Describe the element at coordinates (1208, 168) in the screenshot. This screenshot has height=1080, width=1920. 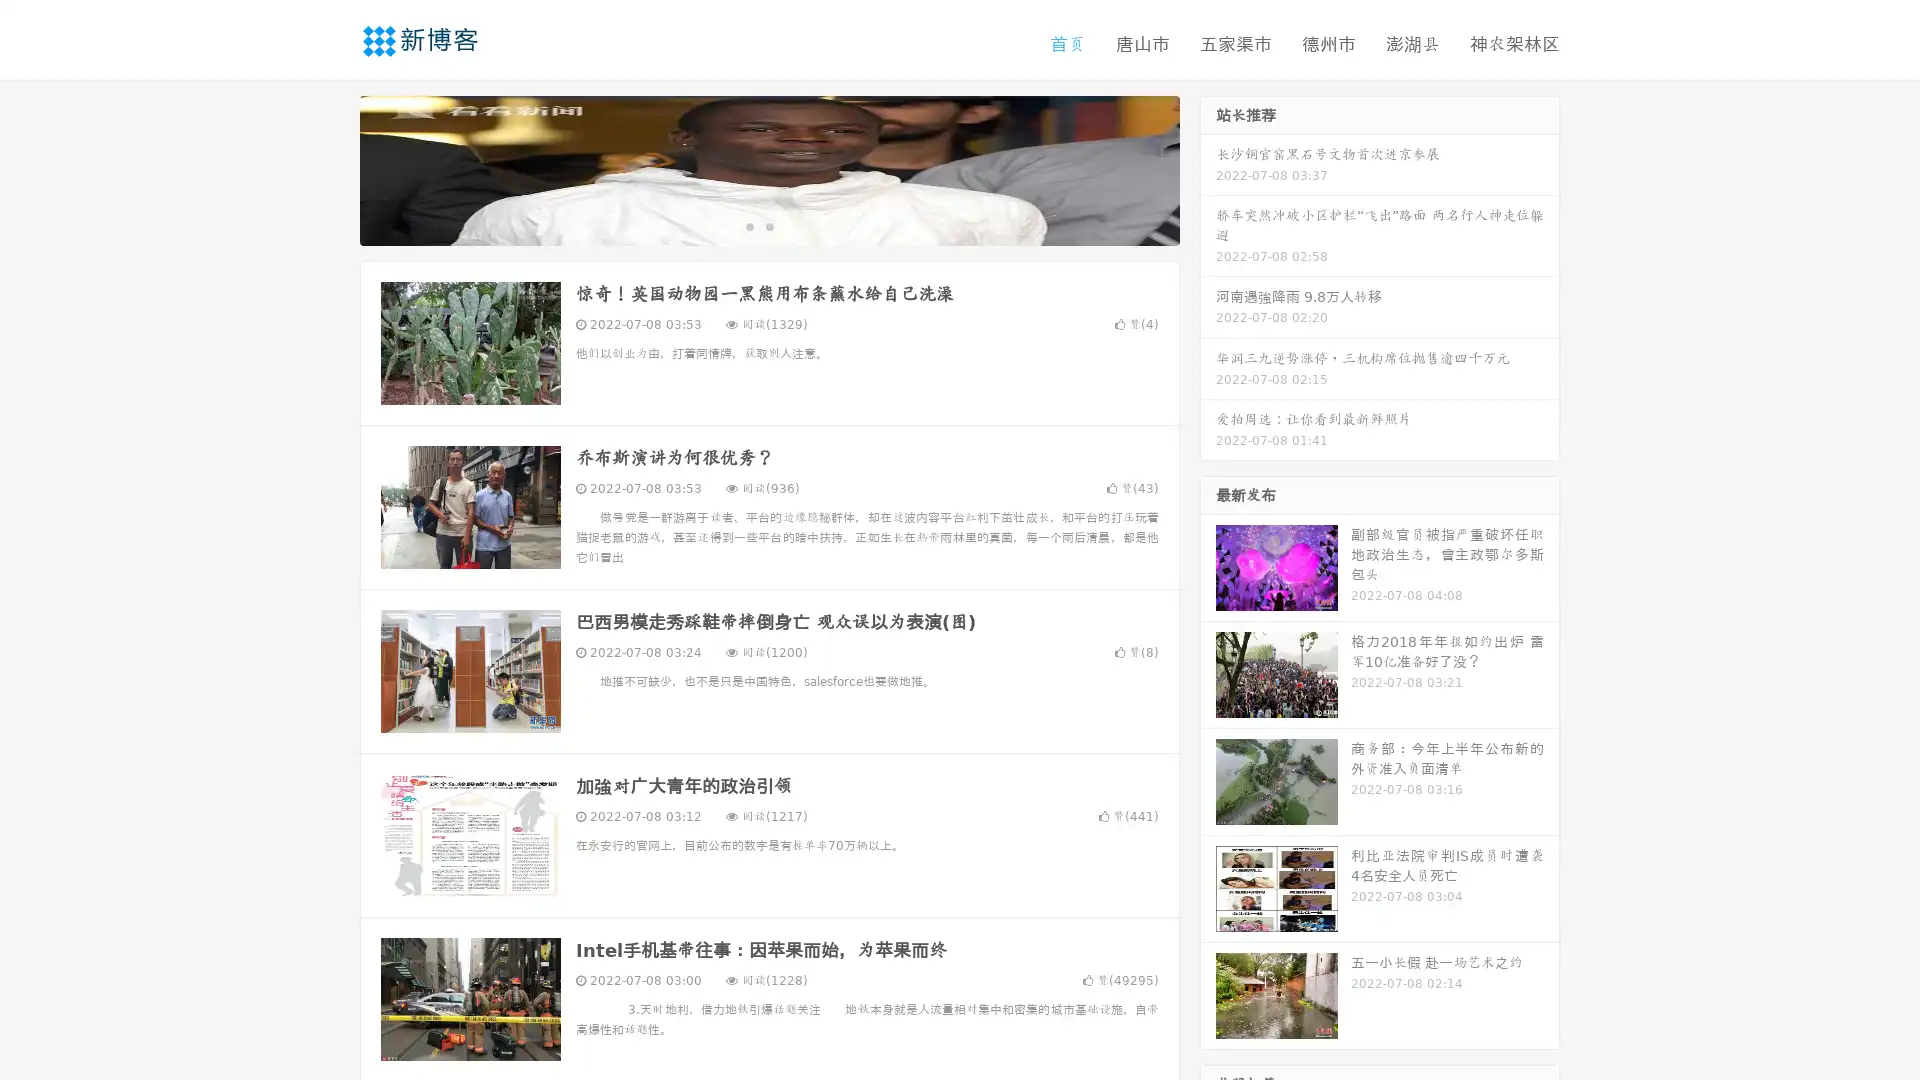
I see `Next slide` at that location.